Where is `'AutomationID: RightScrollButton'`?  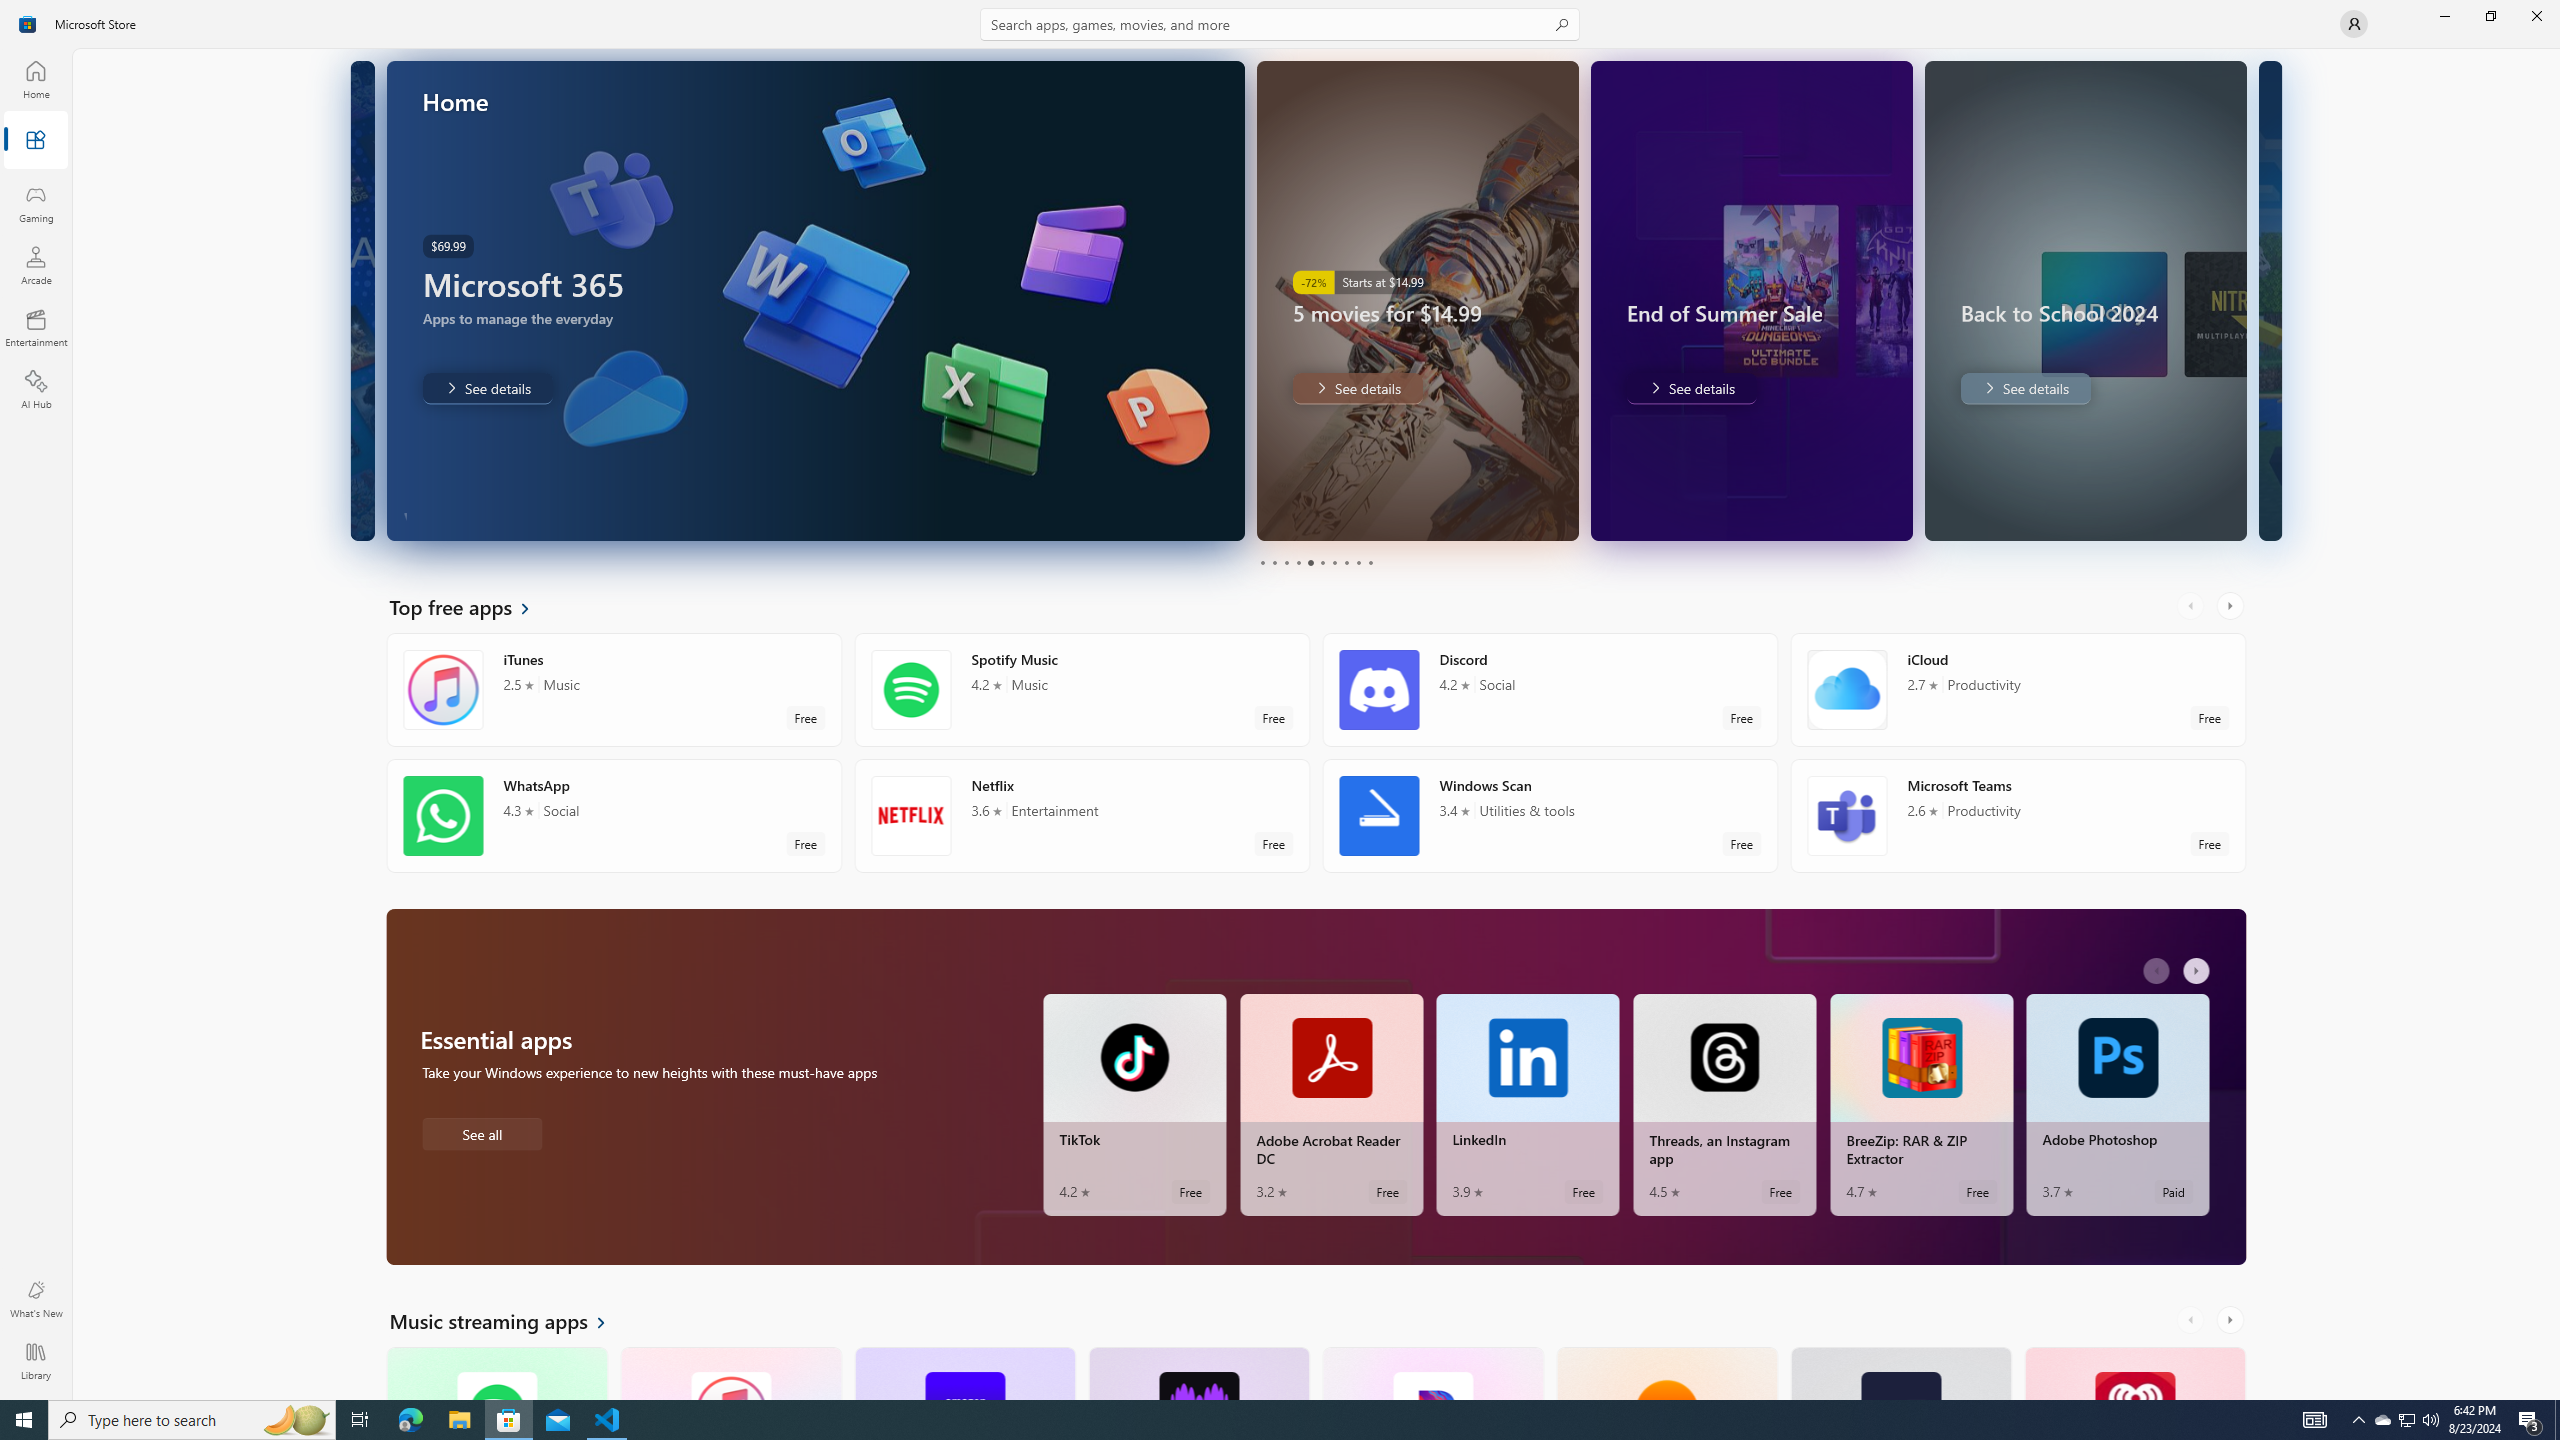
'AutomationID: RightScrollButton' is located at coordinates (2231, 1320).